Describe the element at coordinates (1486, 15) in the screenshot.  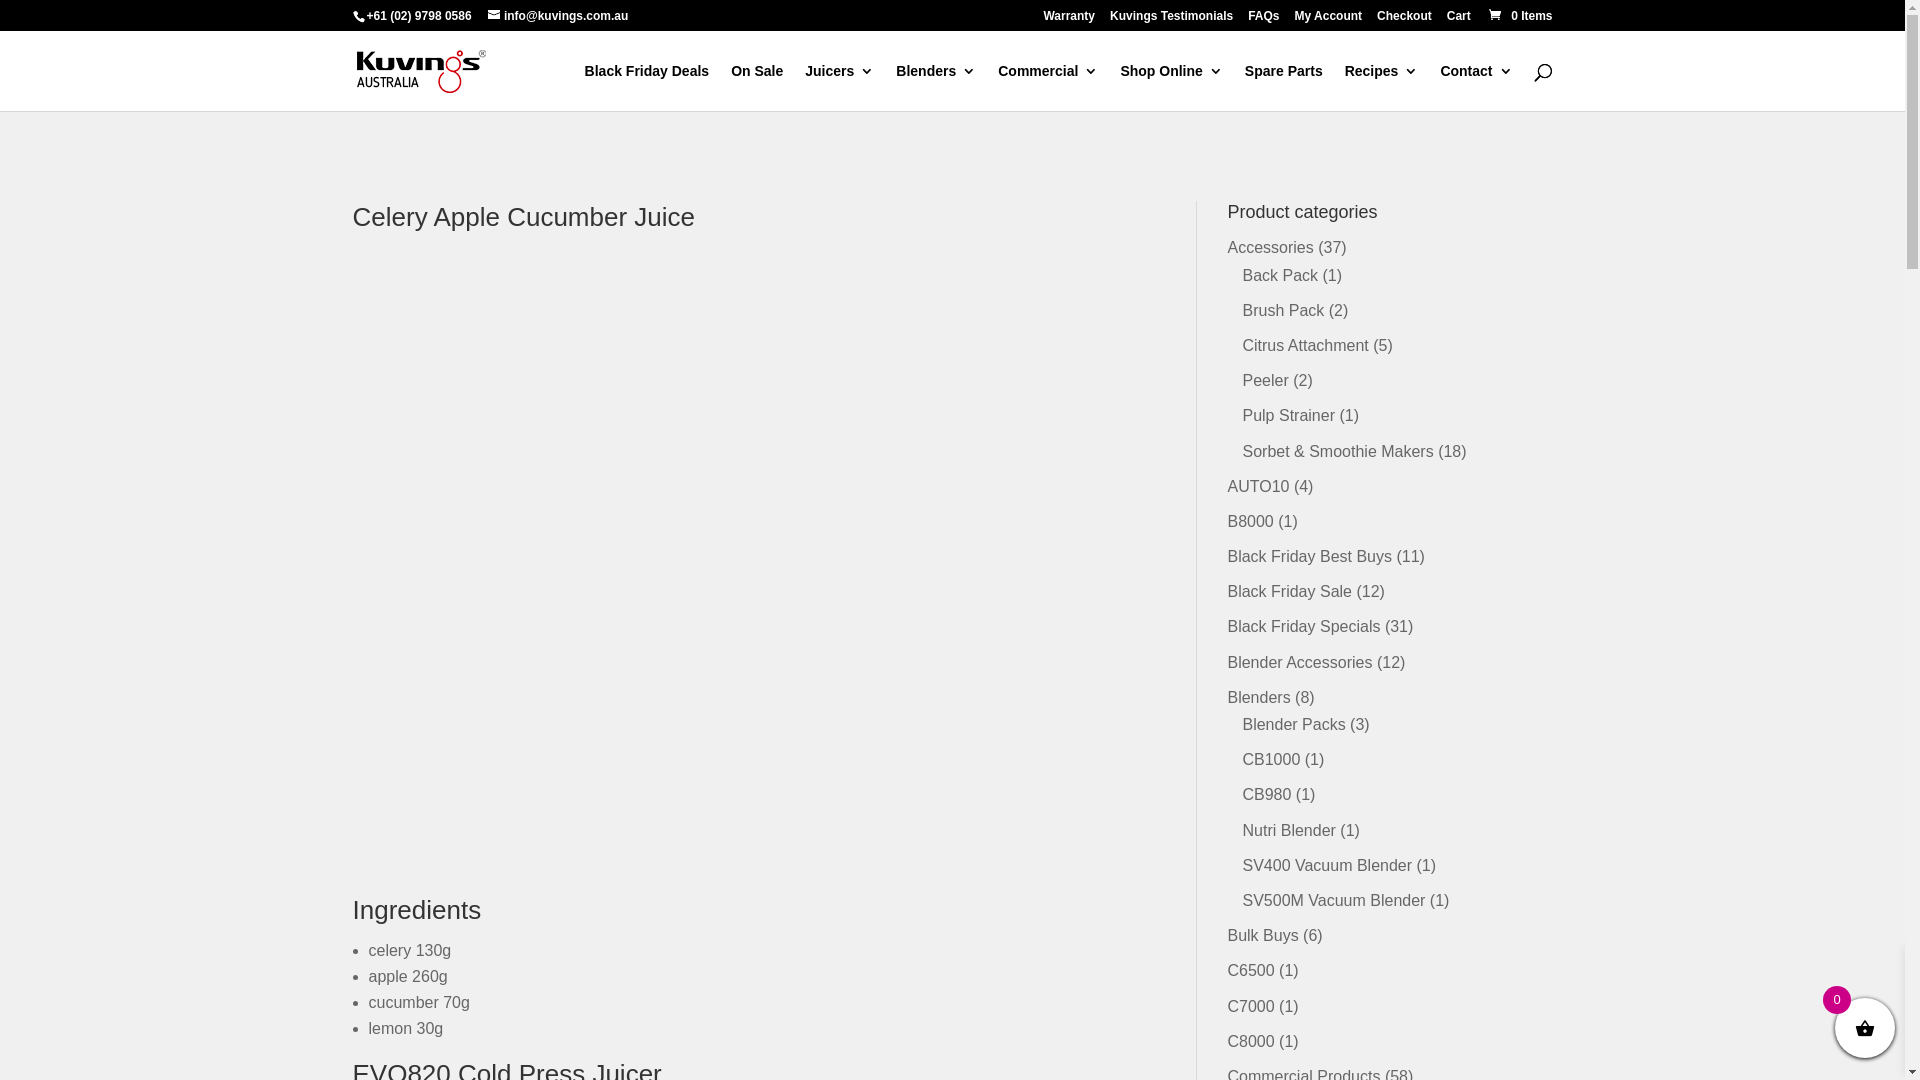
I see `'0 Items'` at that location.